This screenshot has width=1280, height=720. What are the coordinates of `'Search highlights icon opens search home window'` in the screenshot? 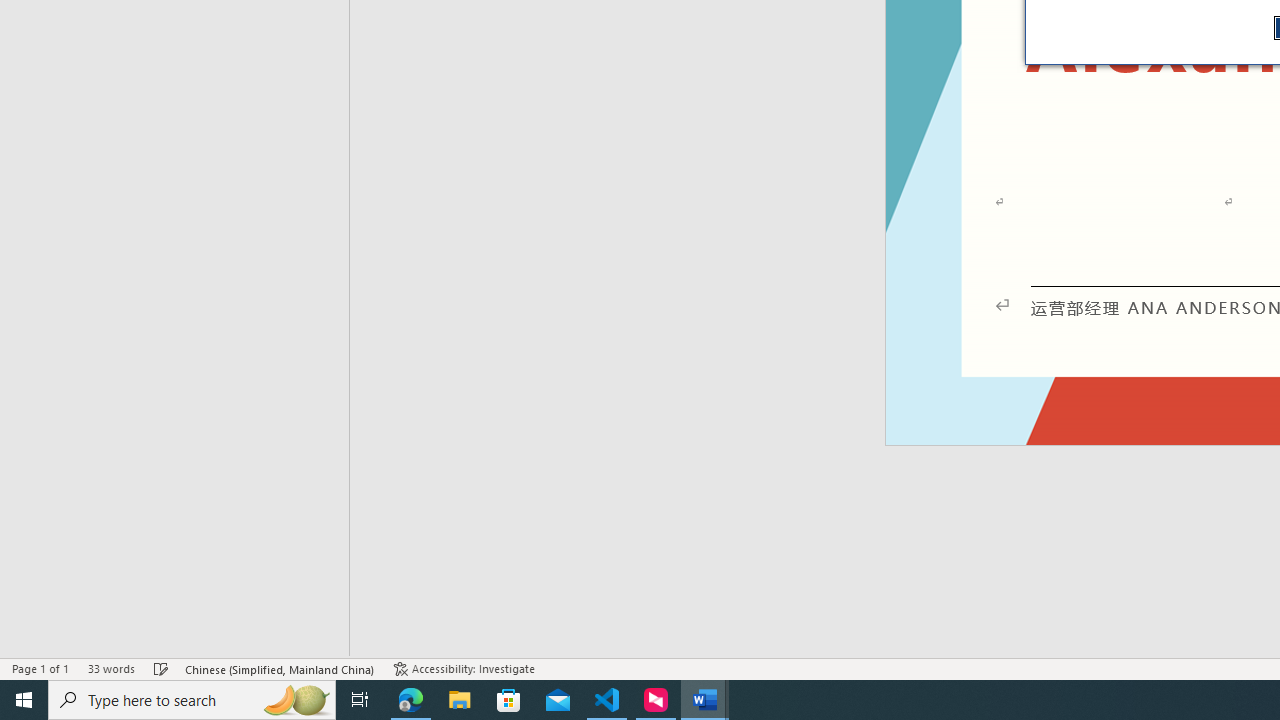 It's located at (294, 698).